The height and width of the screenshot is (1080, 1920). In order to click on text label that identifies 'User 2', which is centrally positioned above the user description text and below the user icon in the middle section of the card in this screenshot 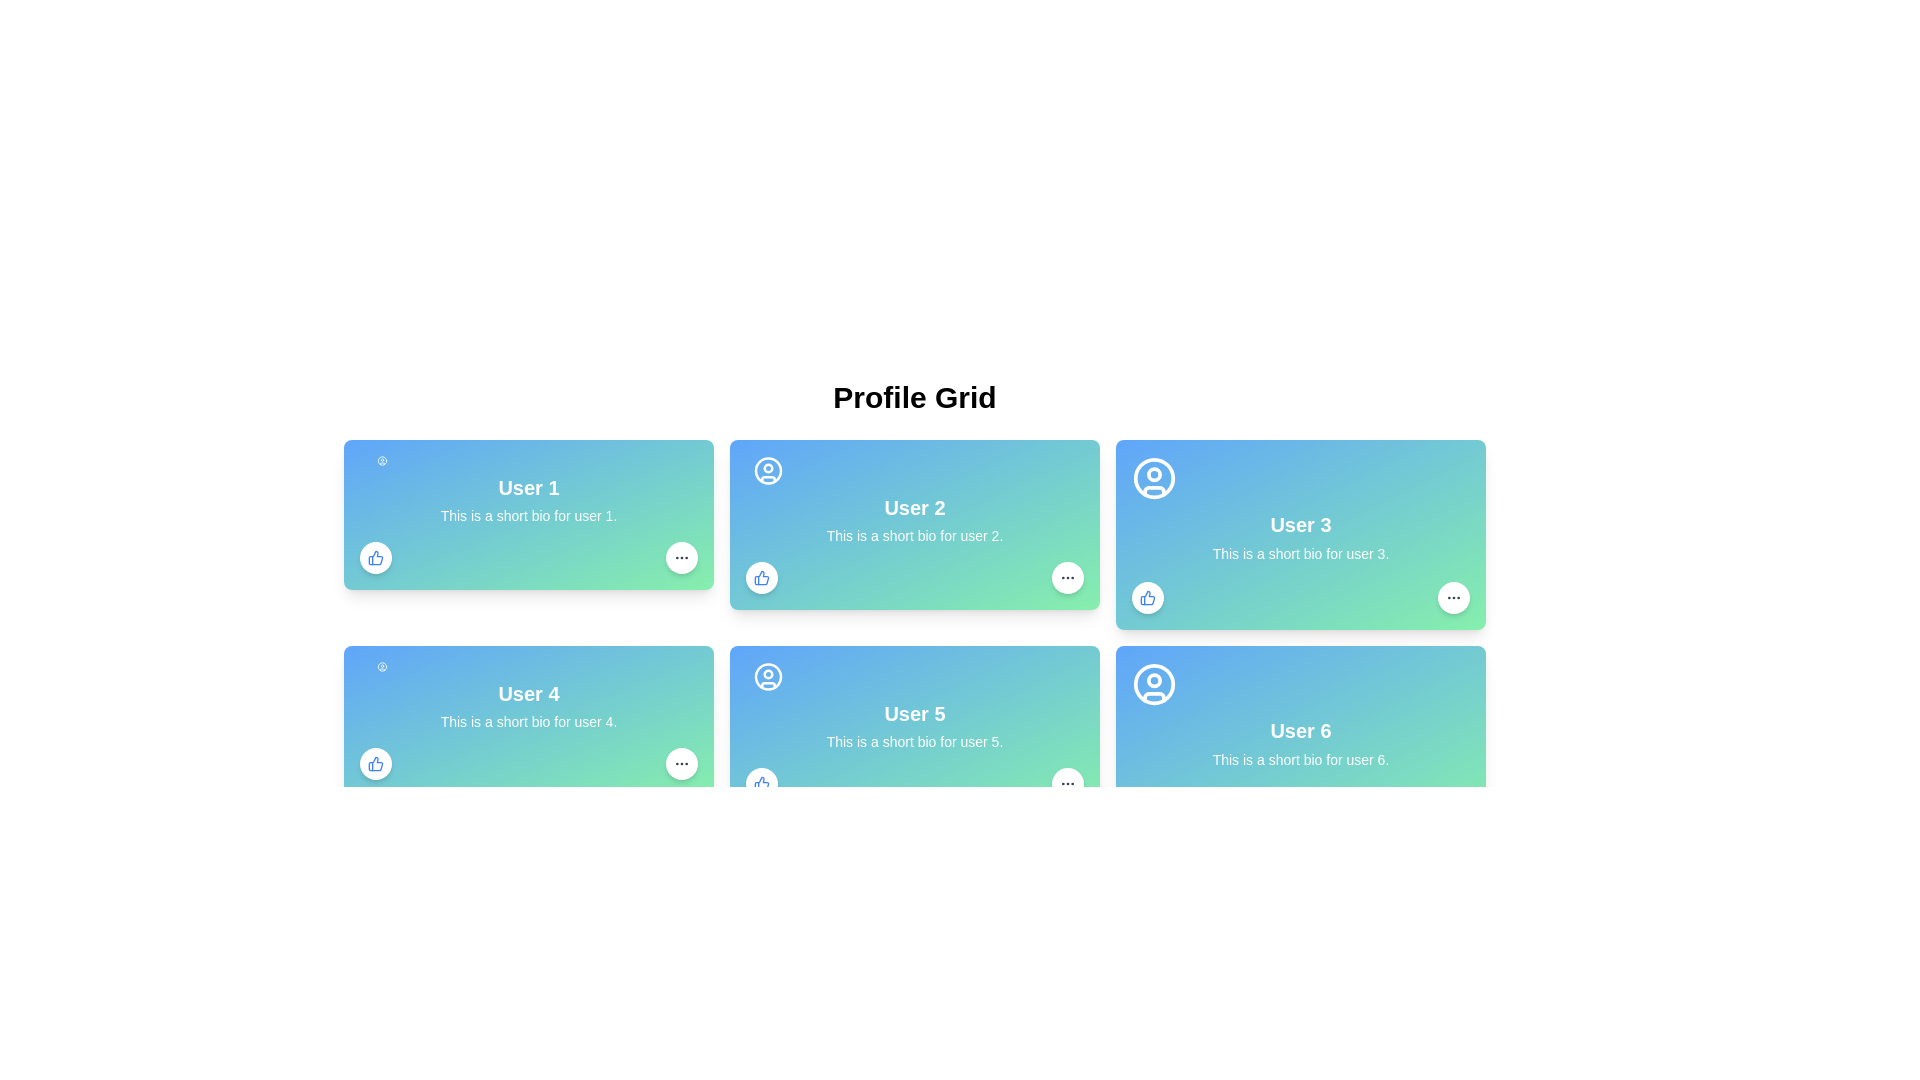, I will do `click(914, 507)`.